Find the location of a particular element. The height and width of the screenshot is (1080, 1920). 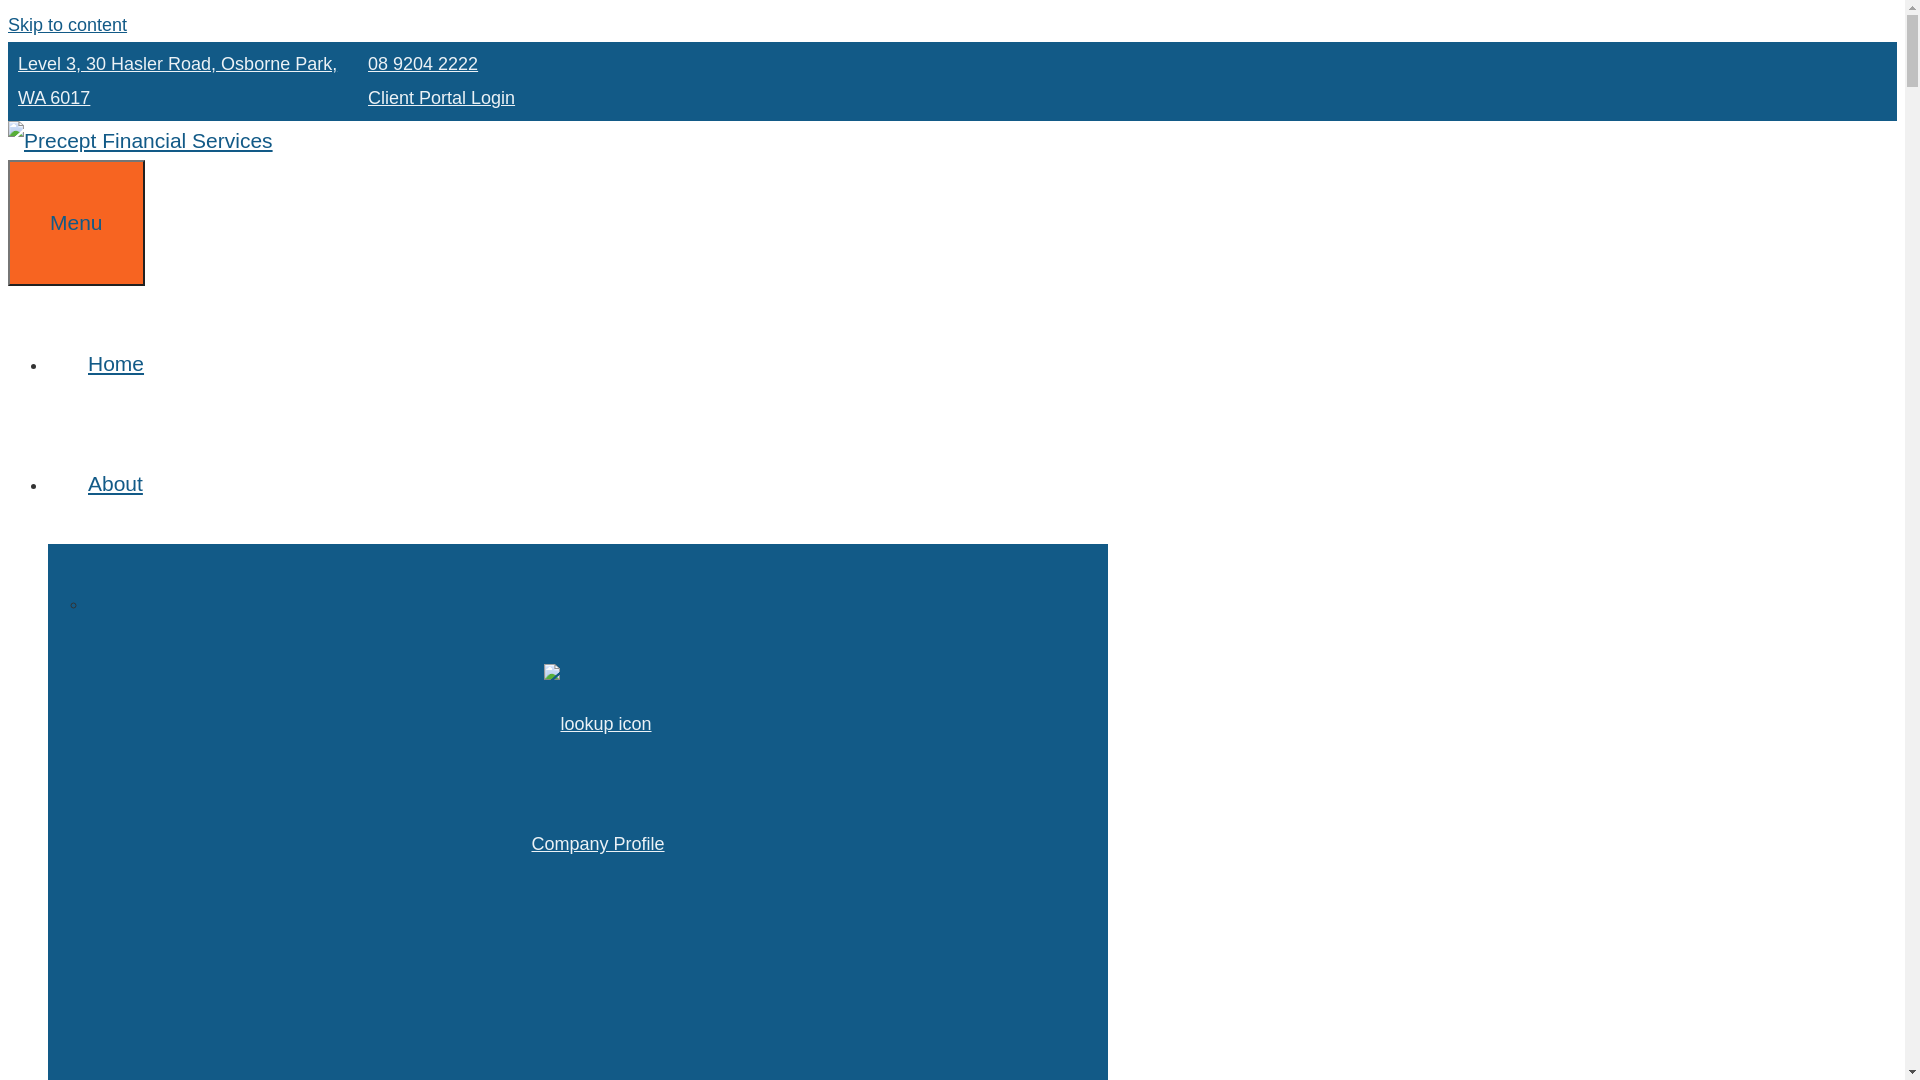

'Client Portal Login' is located at coordinates (440, 97).